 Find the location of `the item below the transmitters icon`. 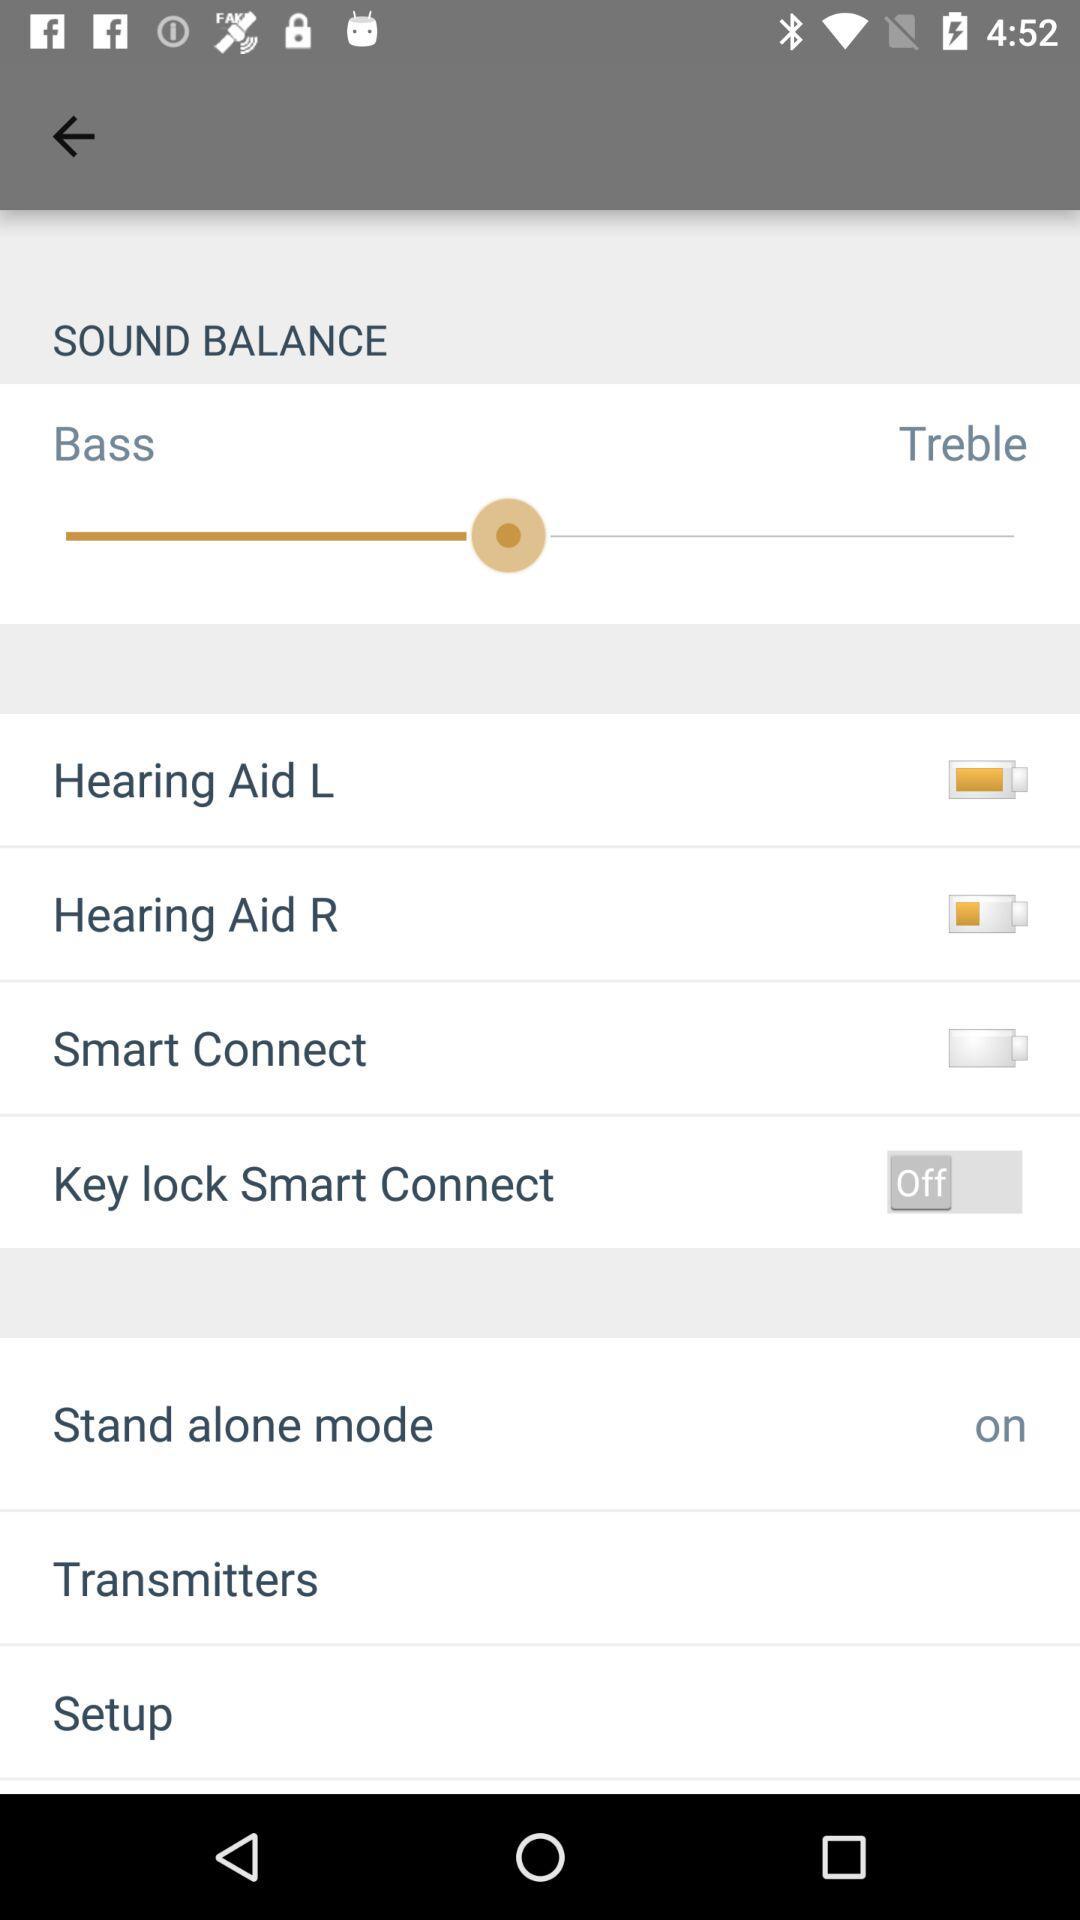

the item below the transmitters icon is located at coordinates (85, 1710).